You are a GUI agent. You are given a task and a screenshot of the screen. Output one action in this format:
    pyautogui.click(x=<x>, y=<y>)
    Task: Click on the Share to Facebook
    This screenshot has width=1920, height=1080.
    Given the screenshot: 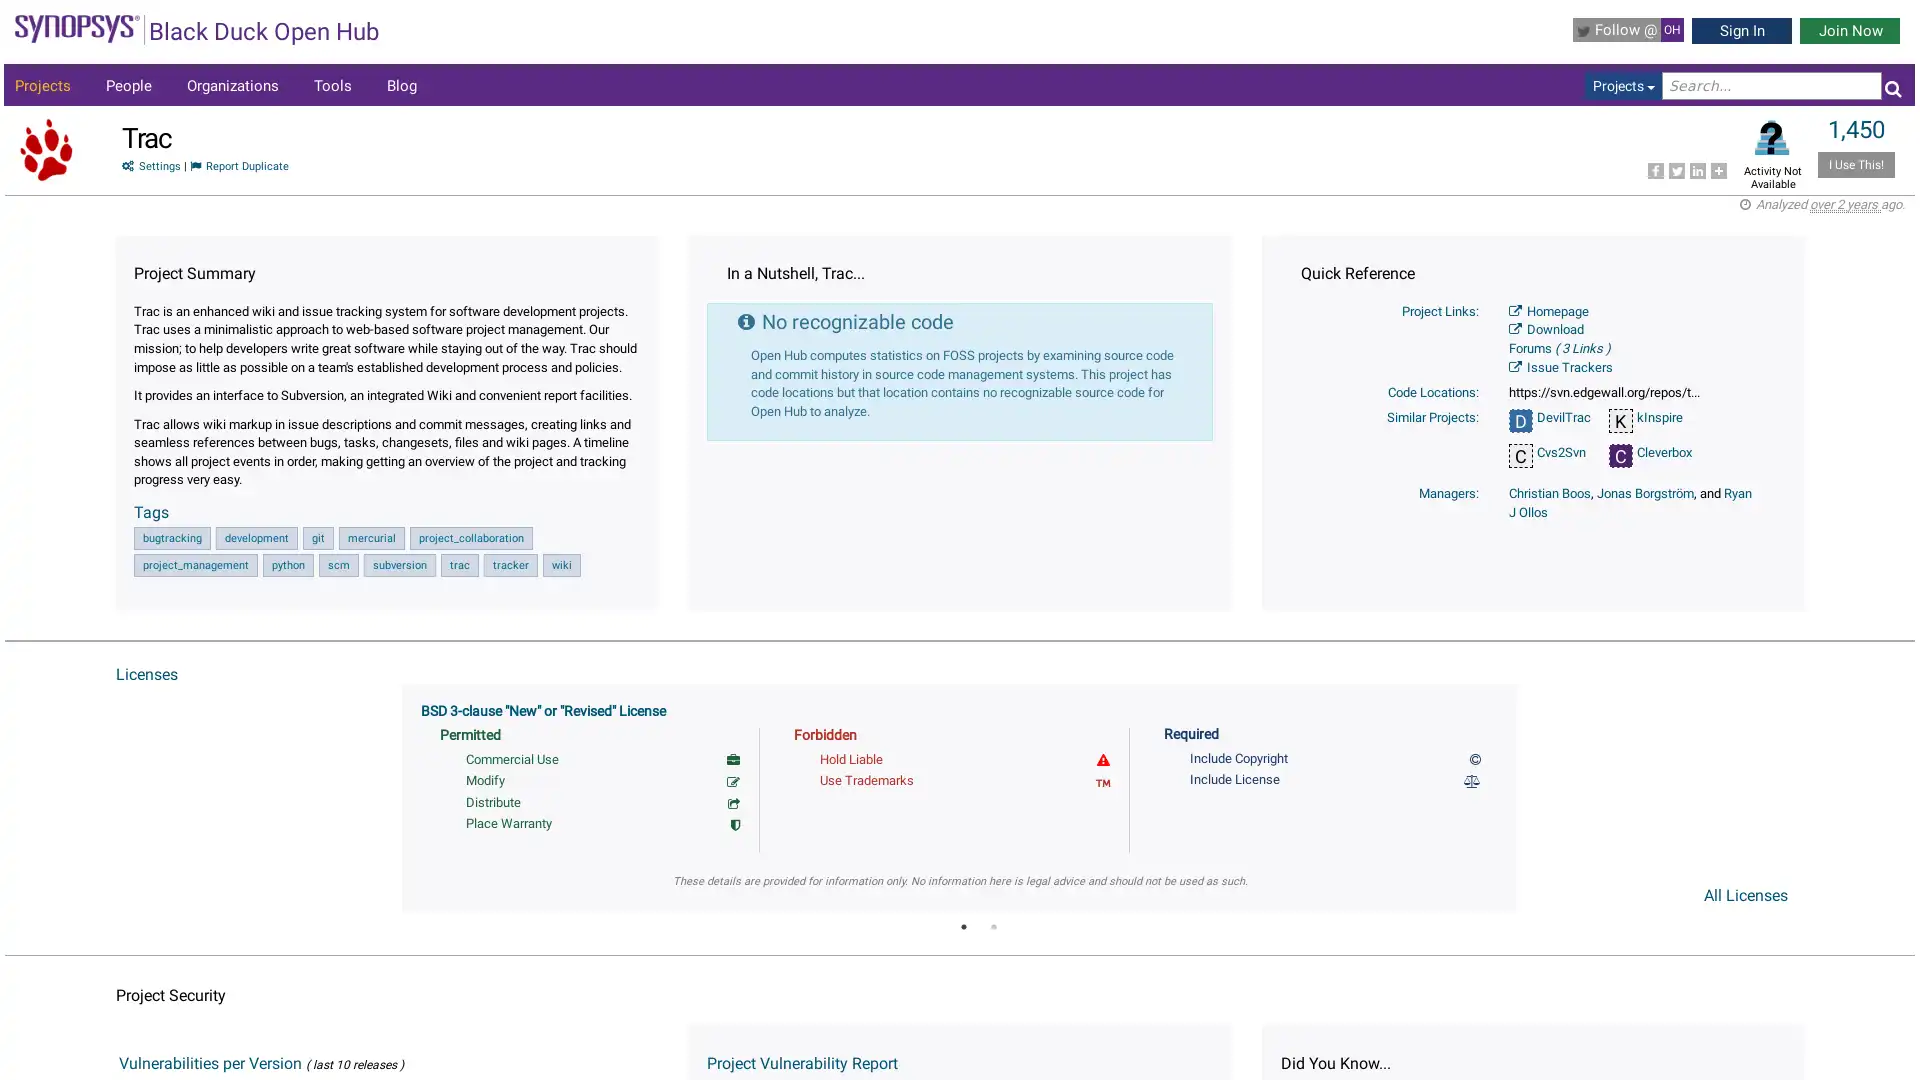 What is the action you would take?
    pyautogui.click(x=1655, y=169)
    